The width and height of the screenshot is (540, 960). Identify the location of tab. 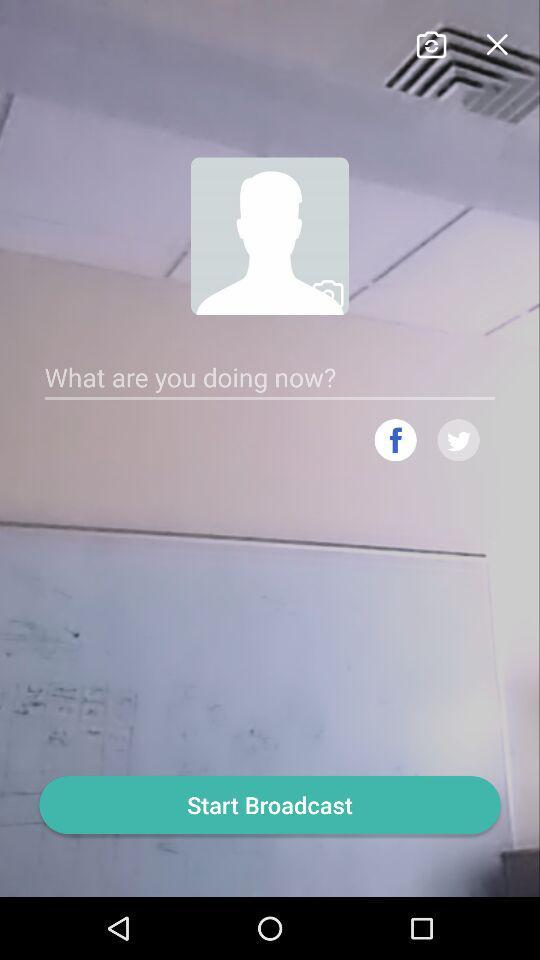
(495, 41).